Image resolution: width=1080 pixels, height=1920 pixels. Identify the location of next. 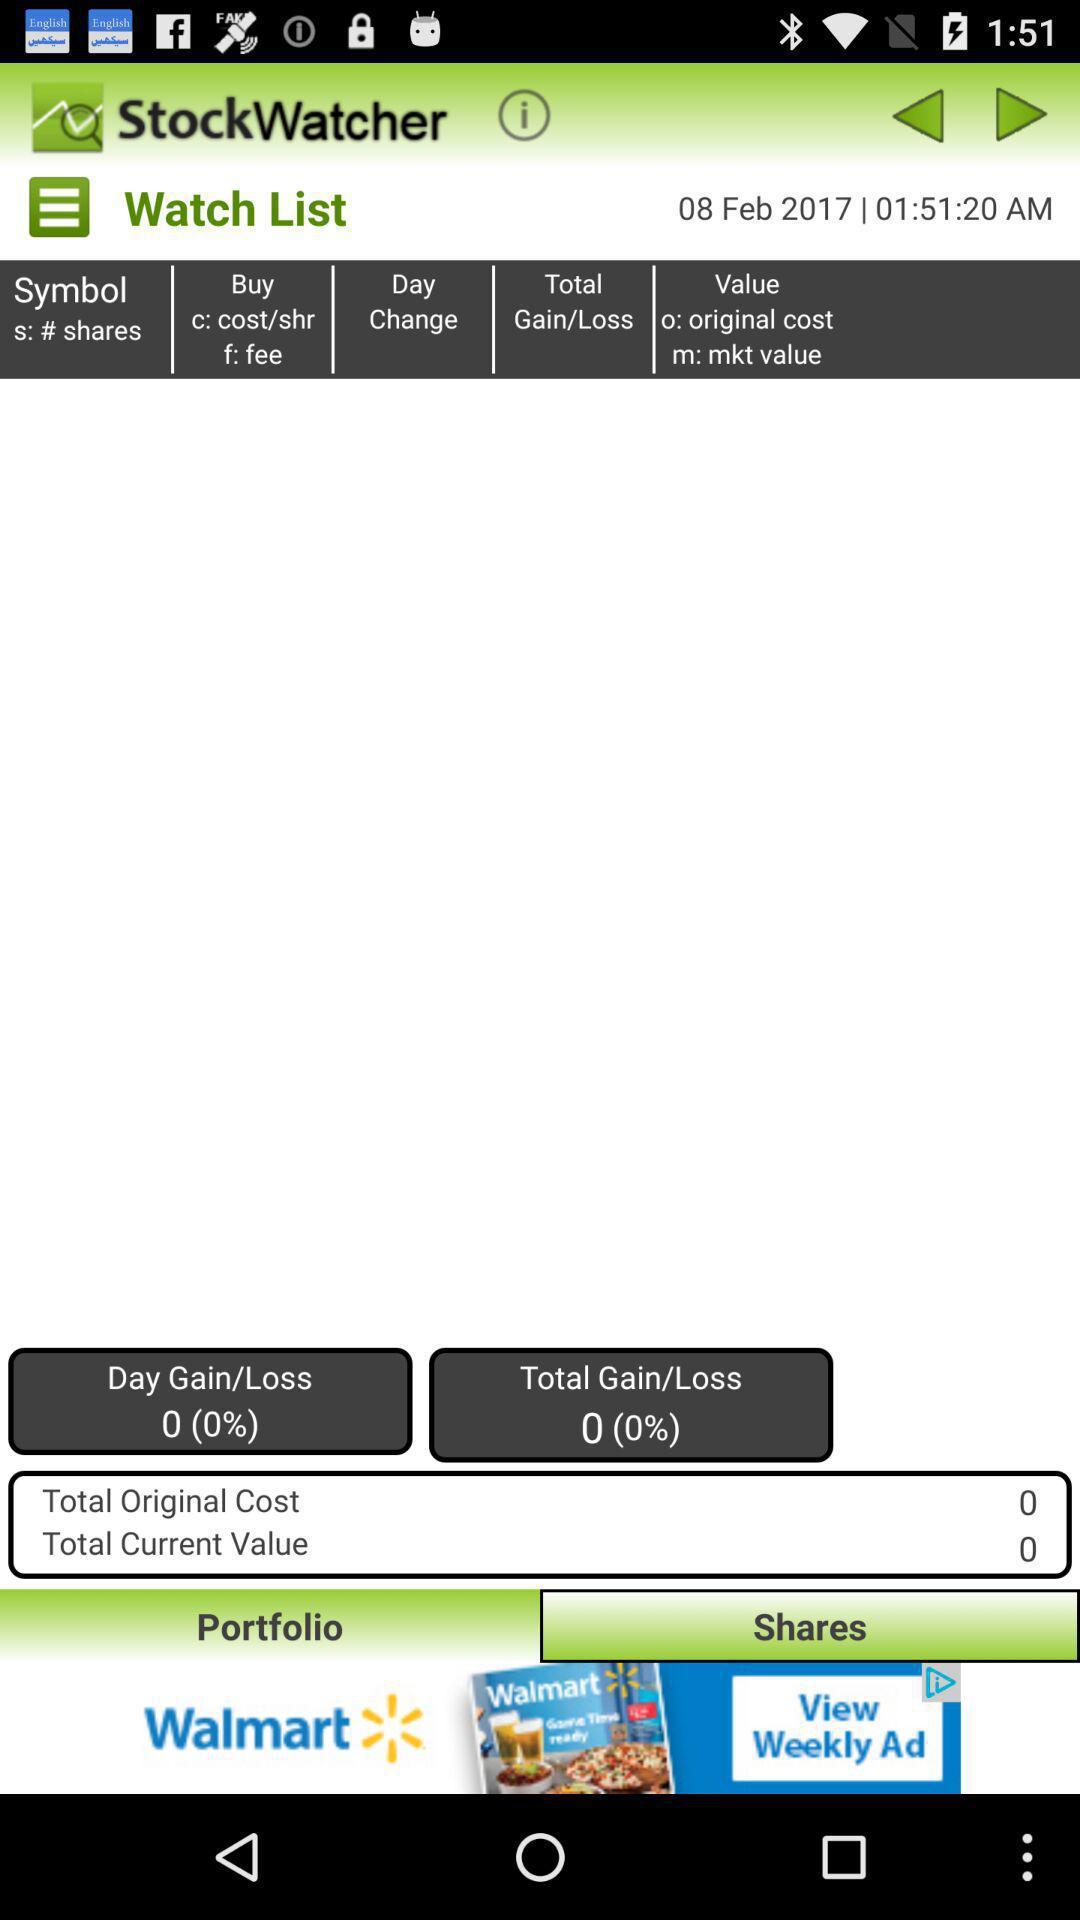
(1022, 114).